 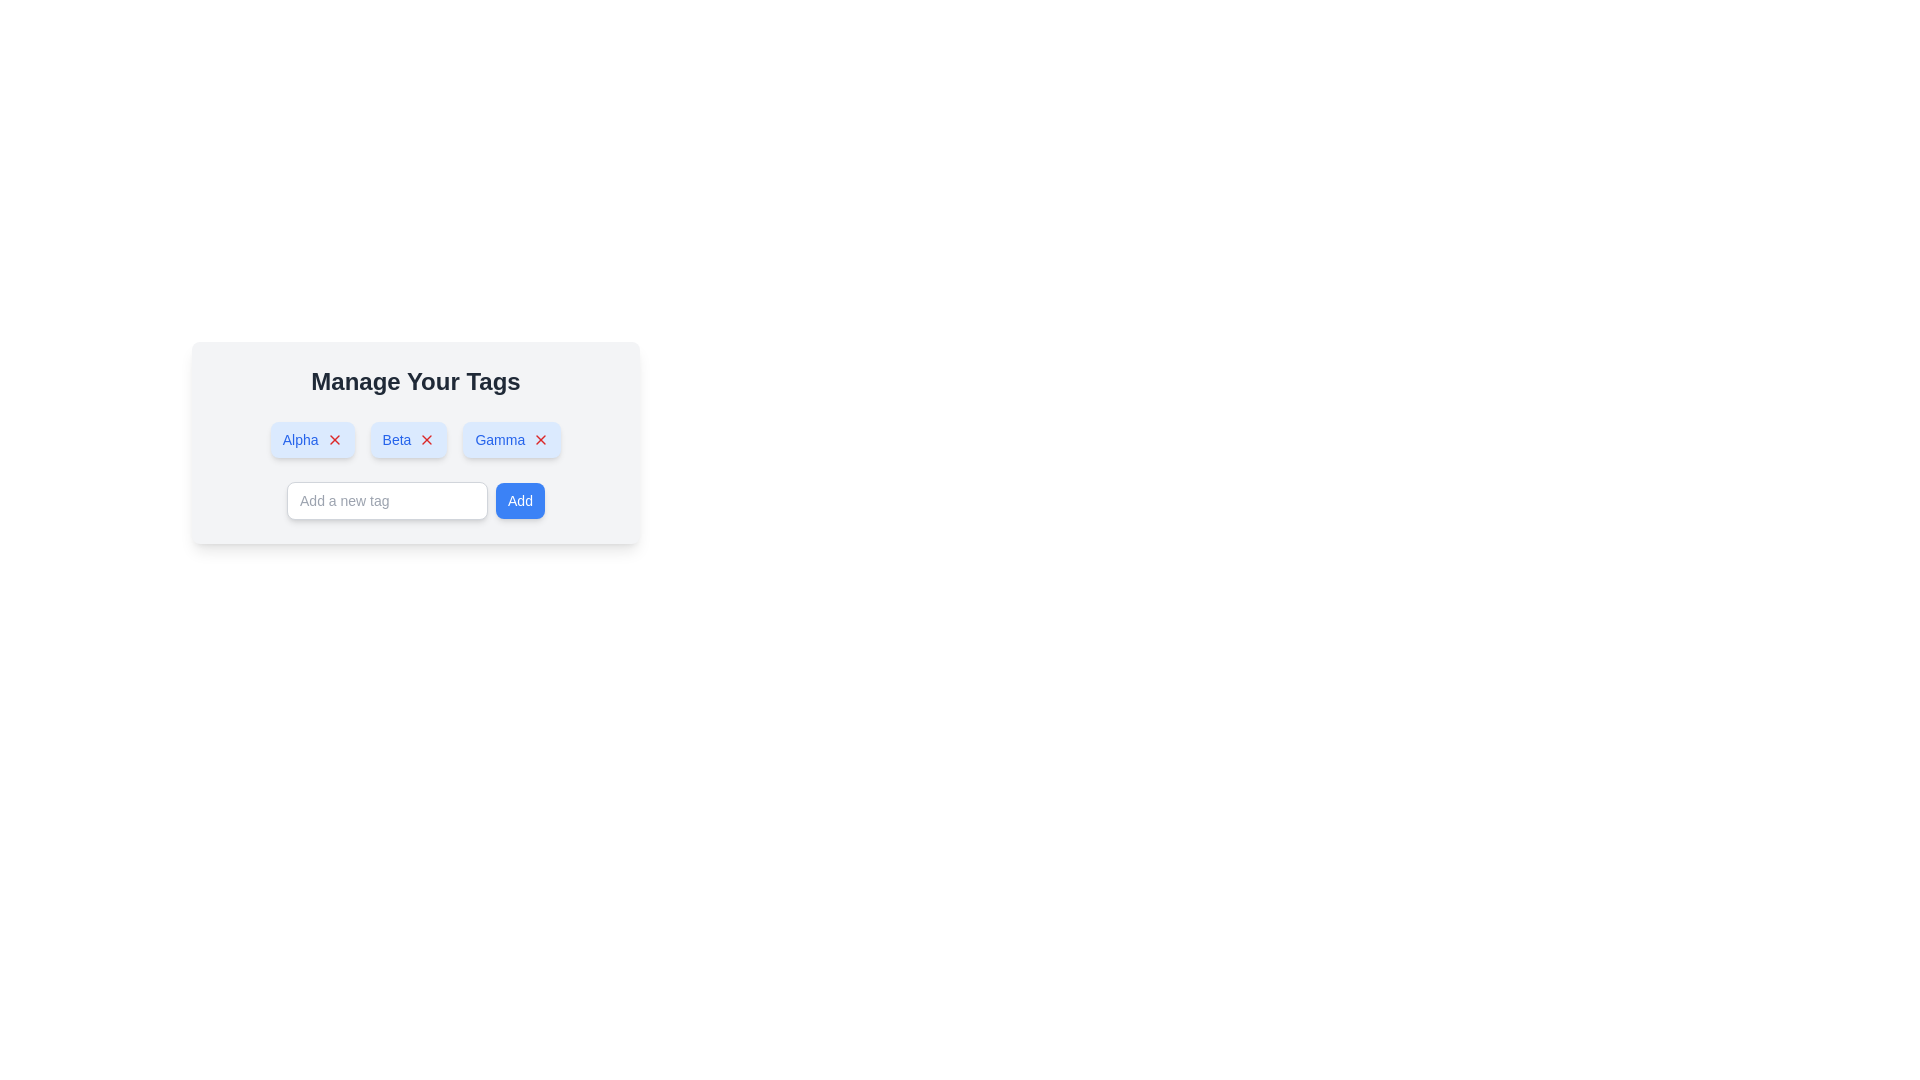 What do you see at coordinates (415, 381) in the screenshot?
I see `the bold header text 'Manage Your Tags' displayed in dark gray, which serves as the title for the surrounding interface` at bounding box center [415, 381].